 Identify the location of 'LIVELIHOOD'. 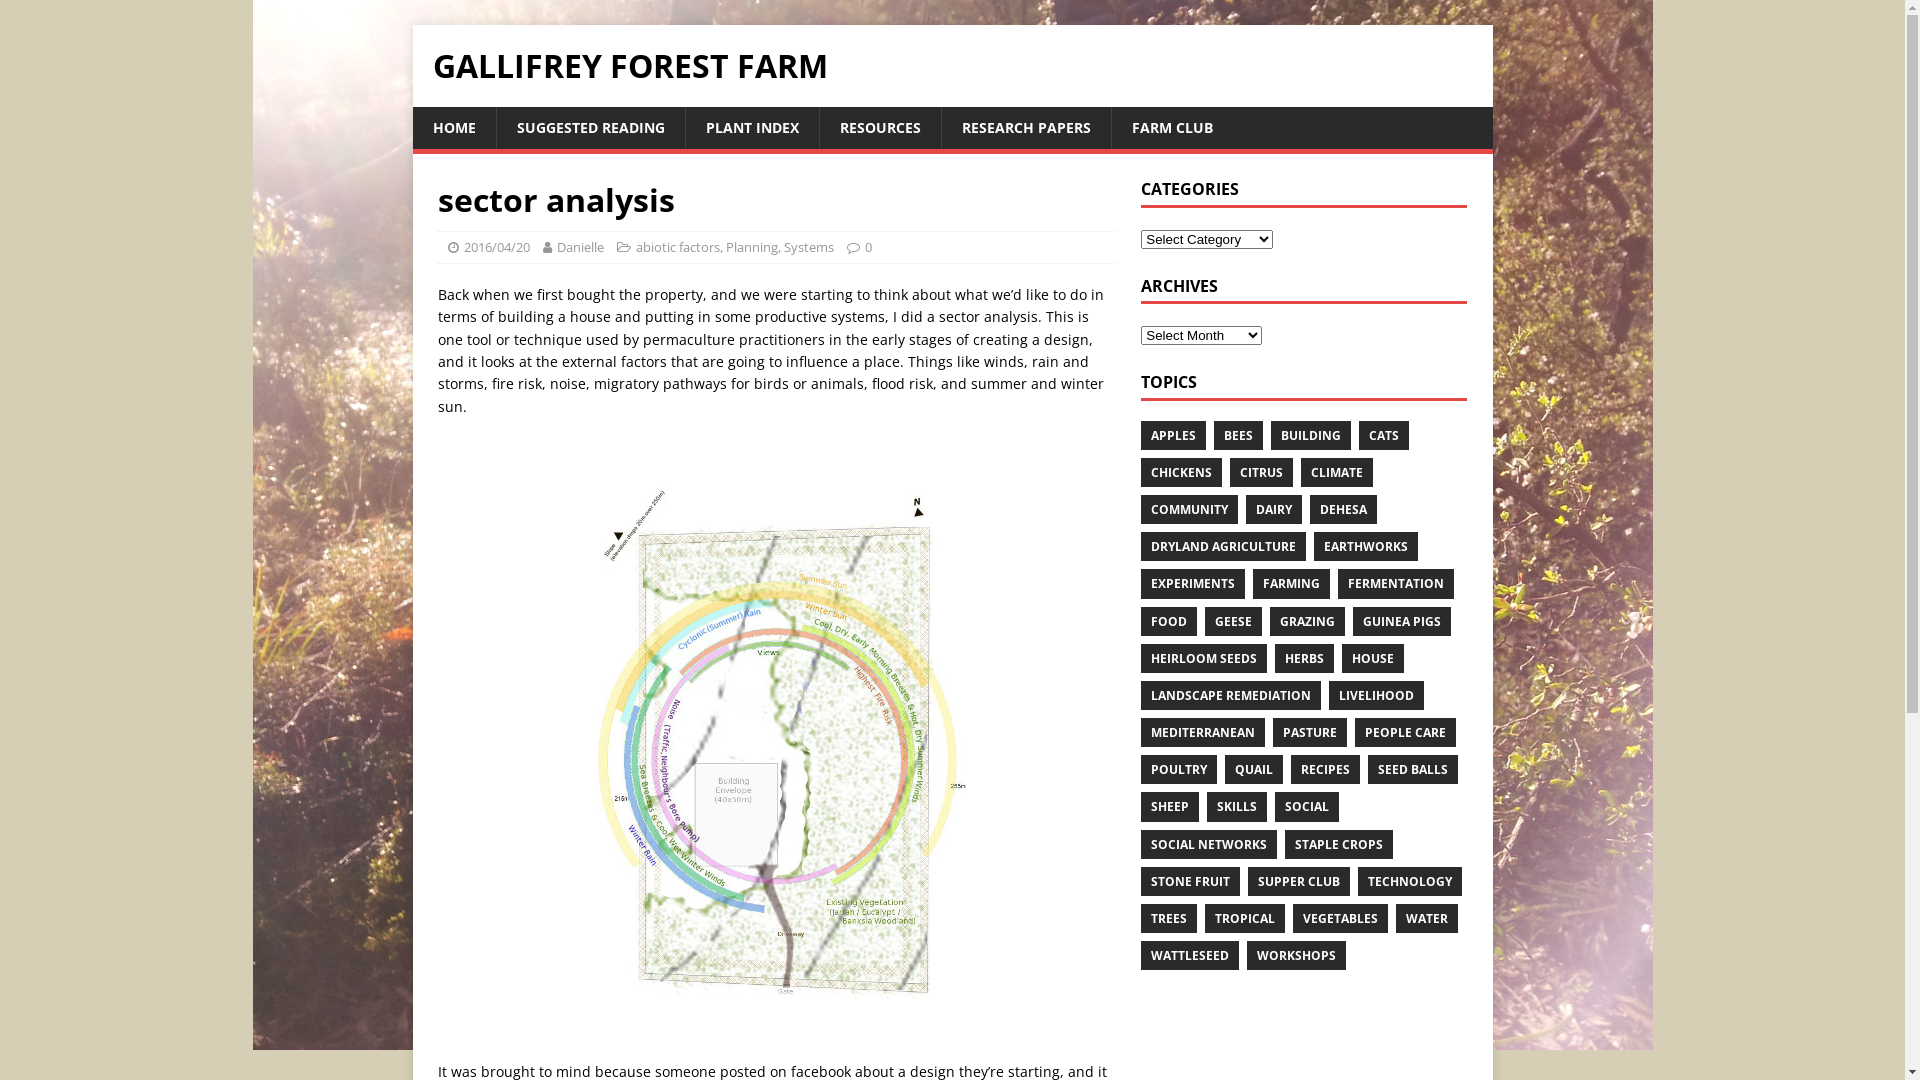
(1375, 694).